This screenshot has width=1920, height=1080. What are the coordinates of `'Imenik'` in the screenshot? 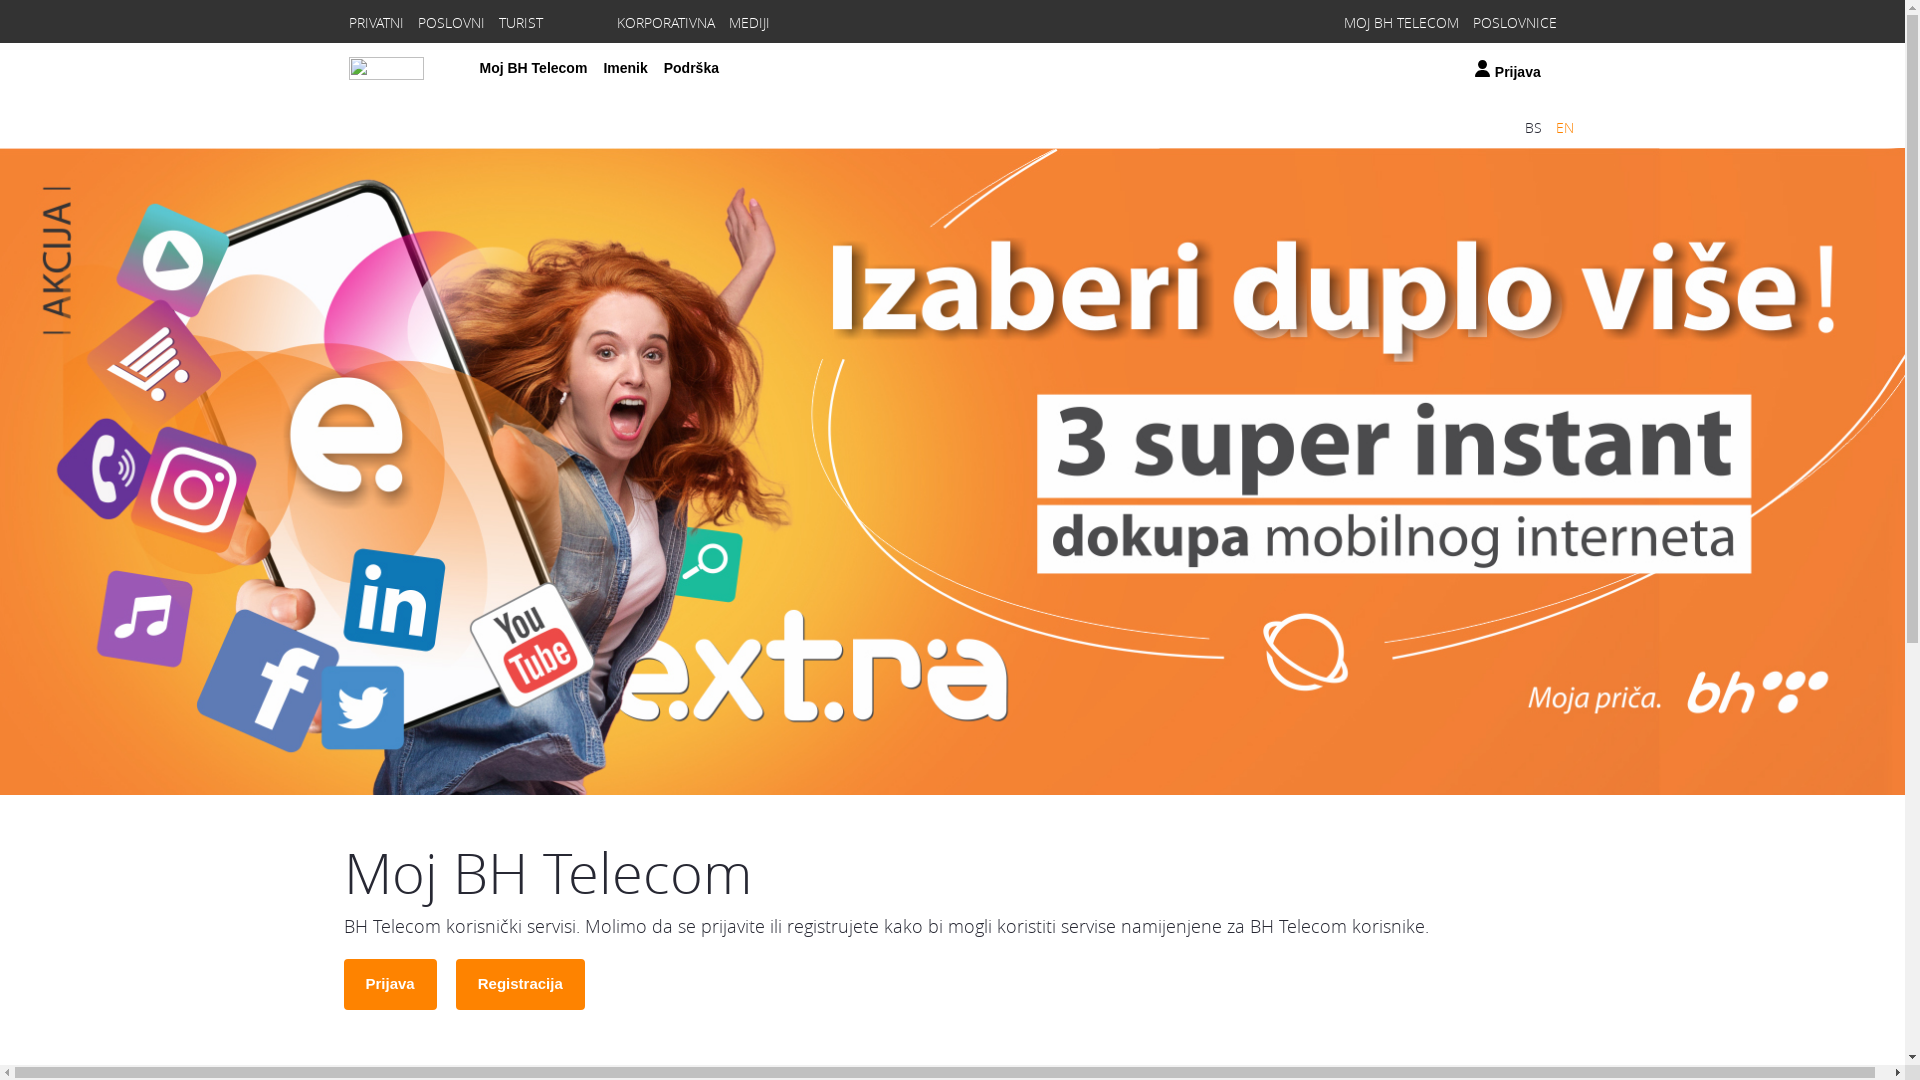 It's located at (623, 67).